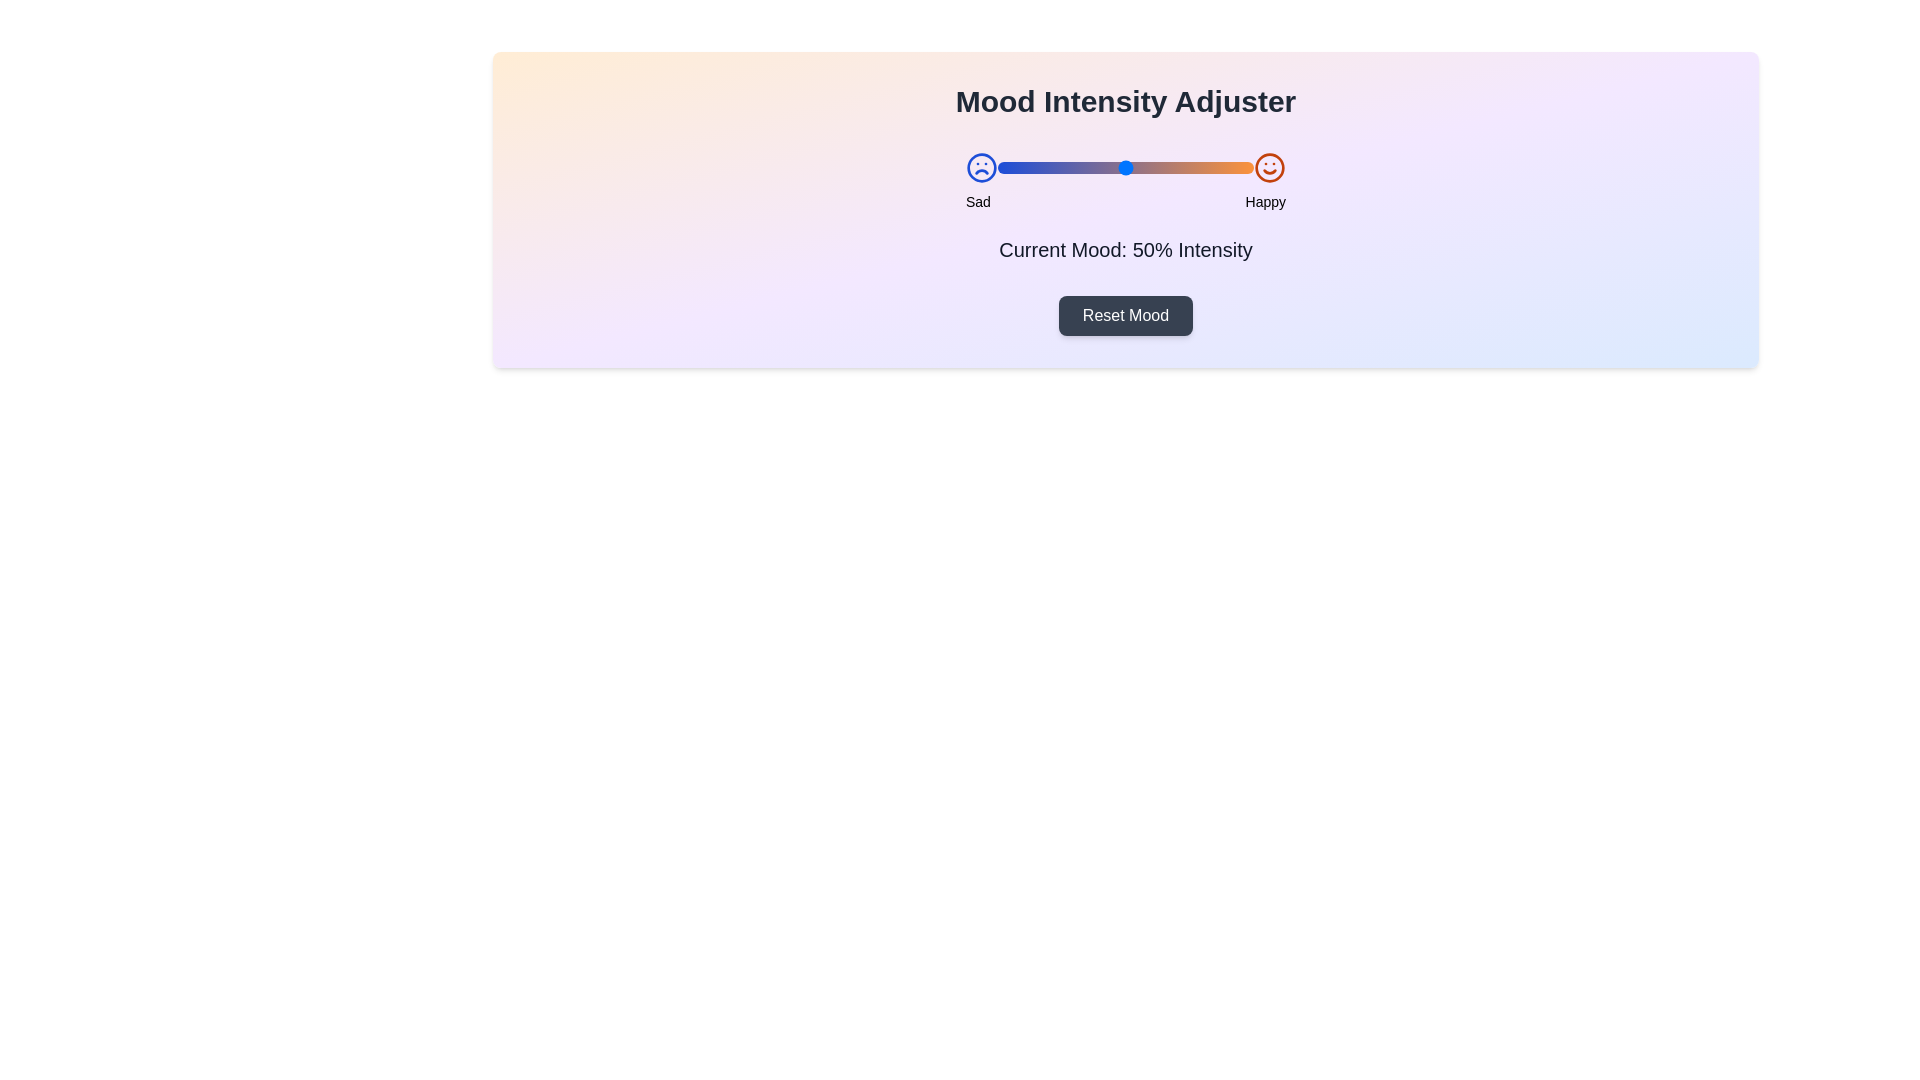 Image resolution: width=1920 pixels, height=1080 pixels. Describe the element at coordinates (1126, 315) in the screenshot. I see `the 'Reset Mood' button to reset the mood to 50%` at that location.